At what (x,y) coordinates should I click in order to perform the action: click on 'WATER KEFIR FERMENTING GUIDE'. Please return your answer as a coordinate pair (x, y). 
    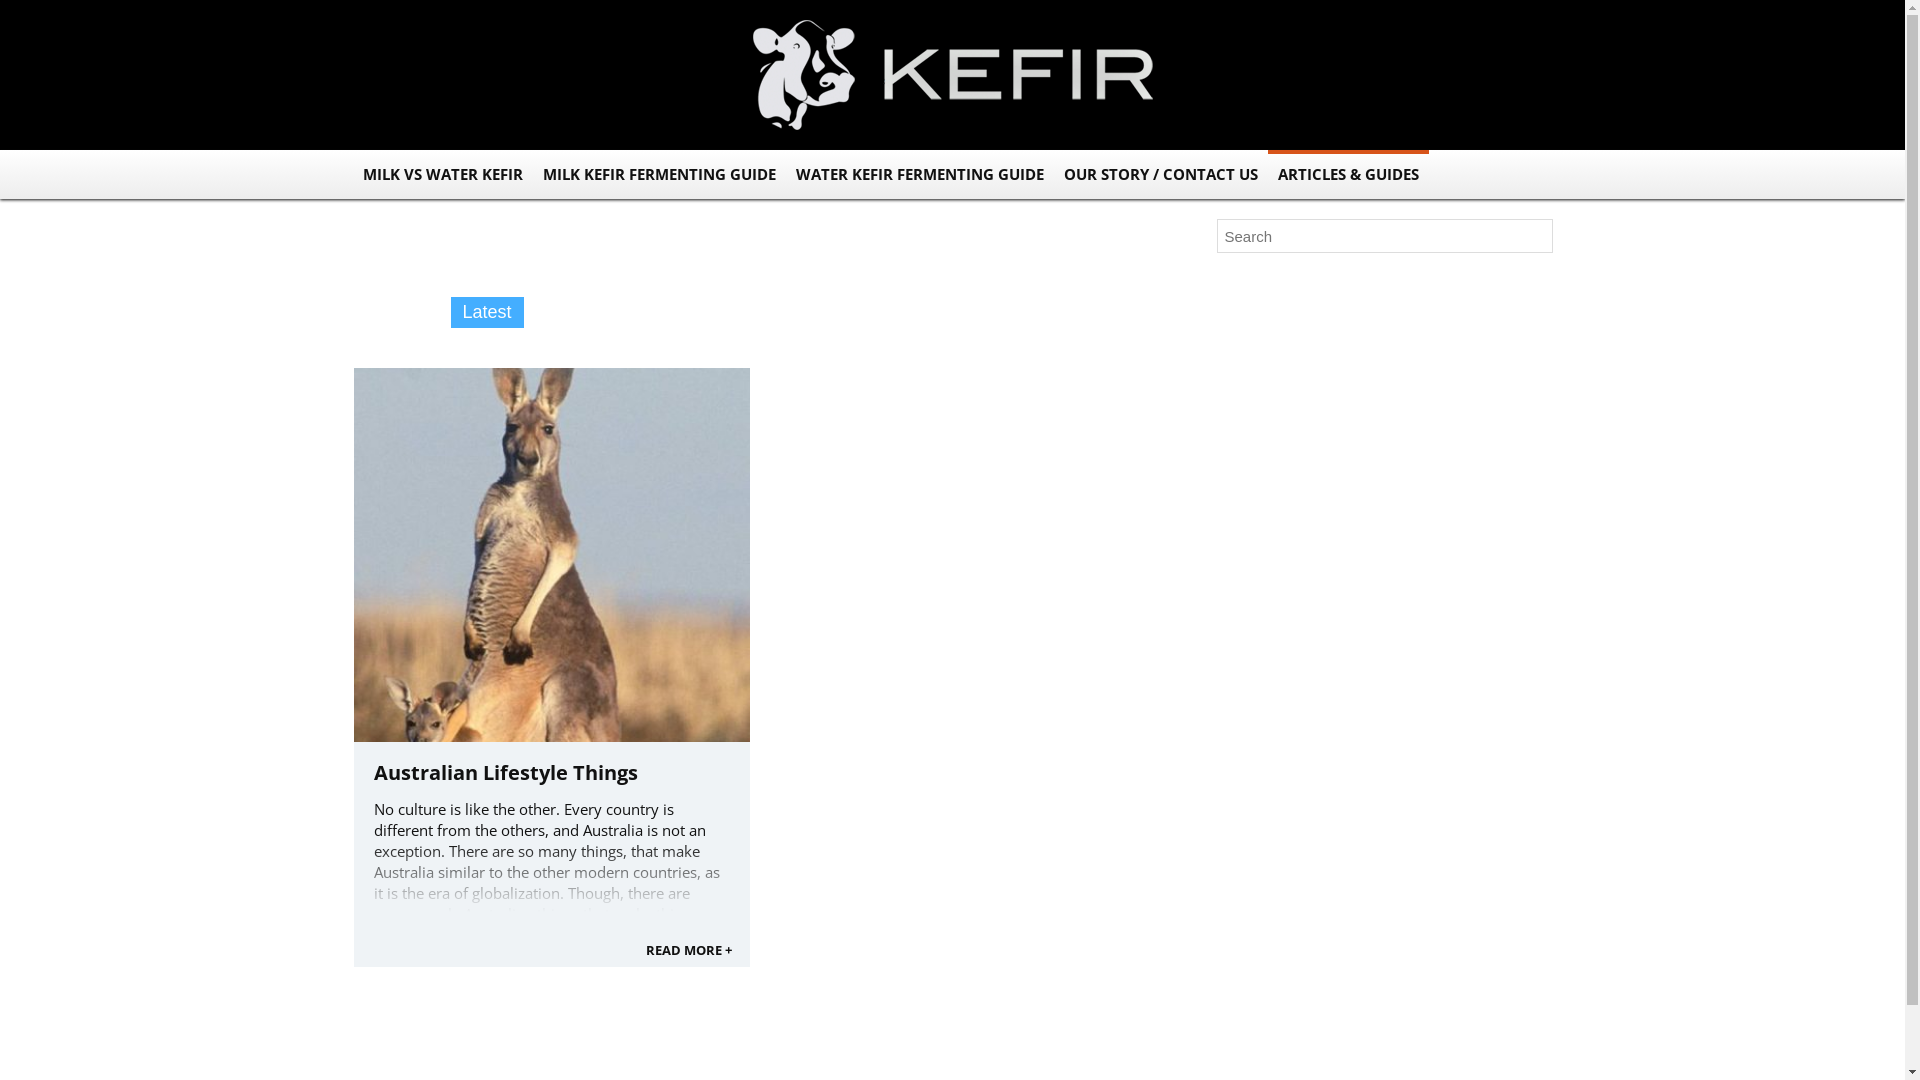
    Looking at the image, I should click on (919, 173).